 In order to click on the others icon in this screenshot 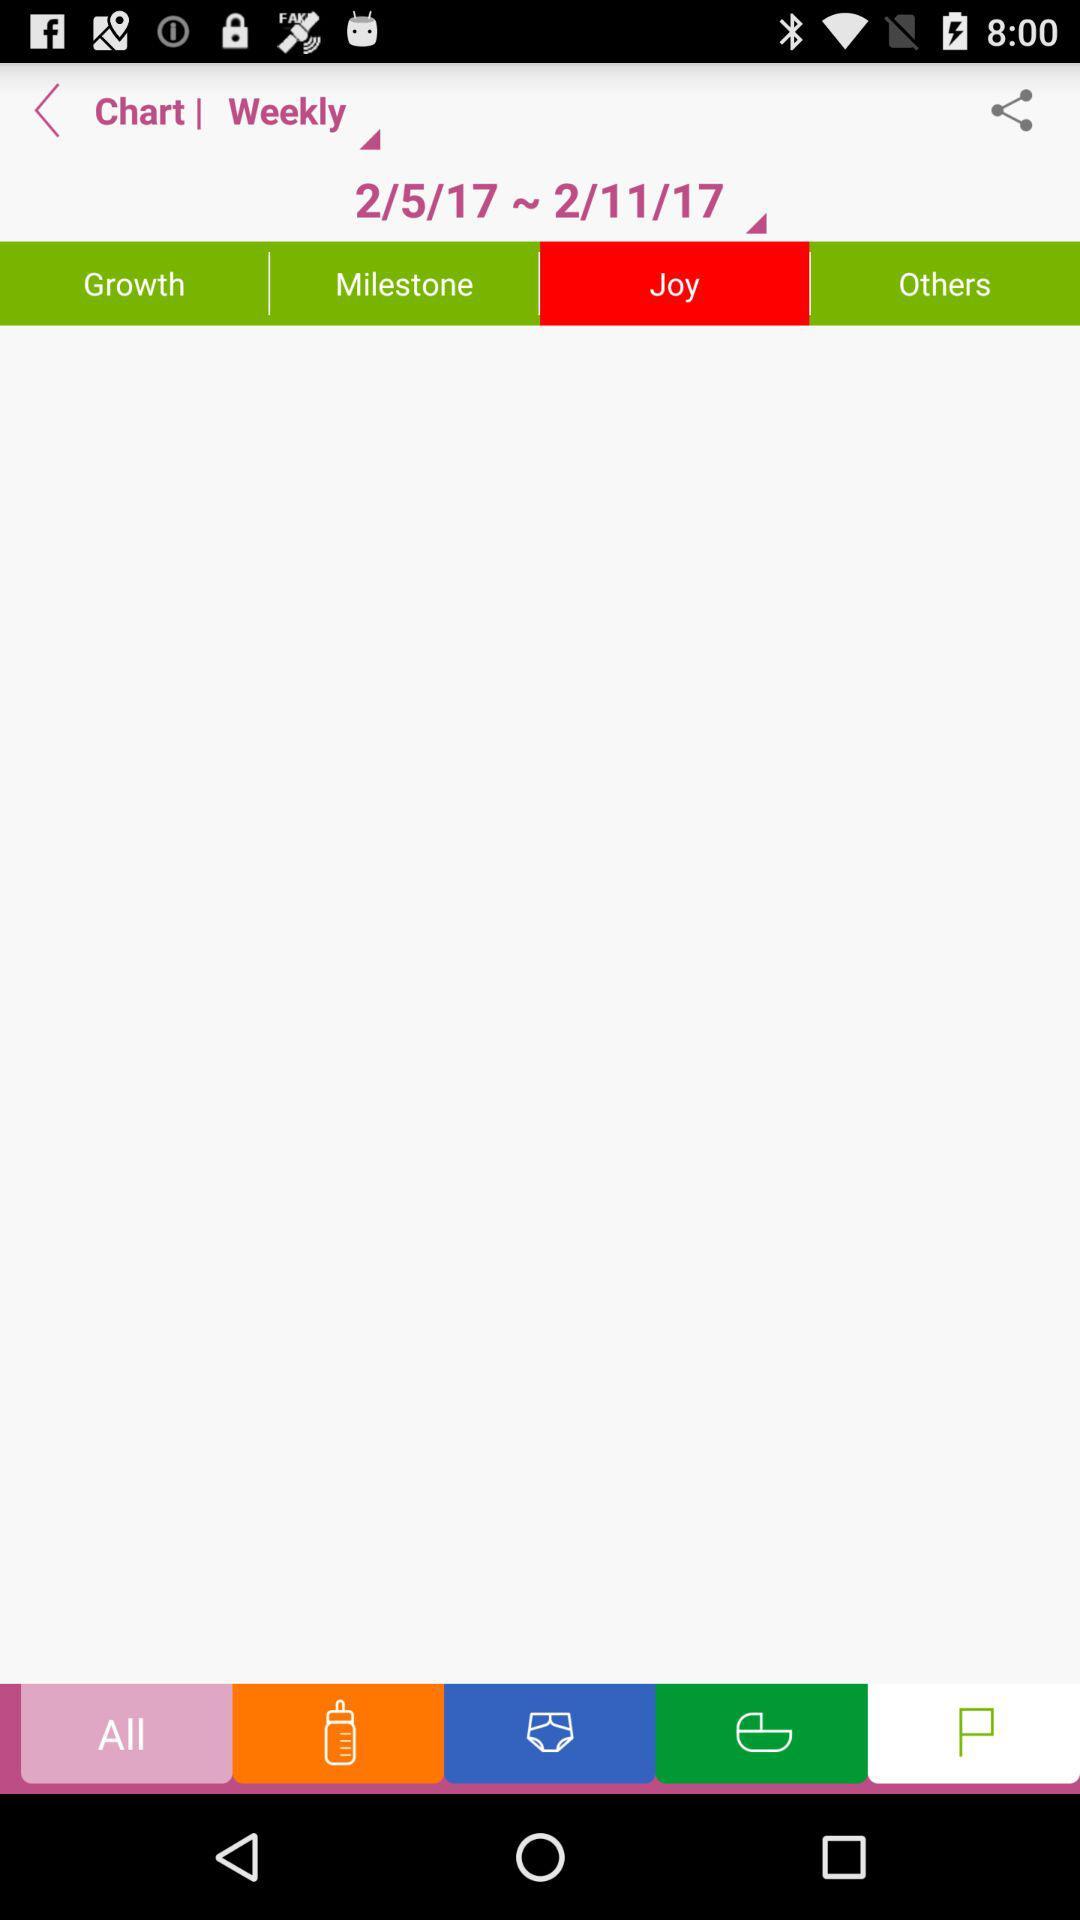, I will do `click(945, 282)`.